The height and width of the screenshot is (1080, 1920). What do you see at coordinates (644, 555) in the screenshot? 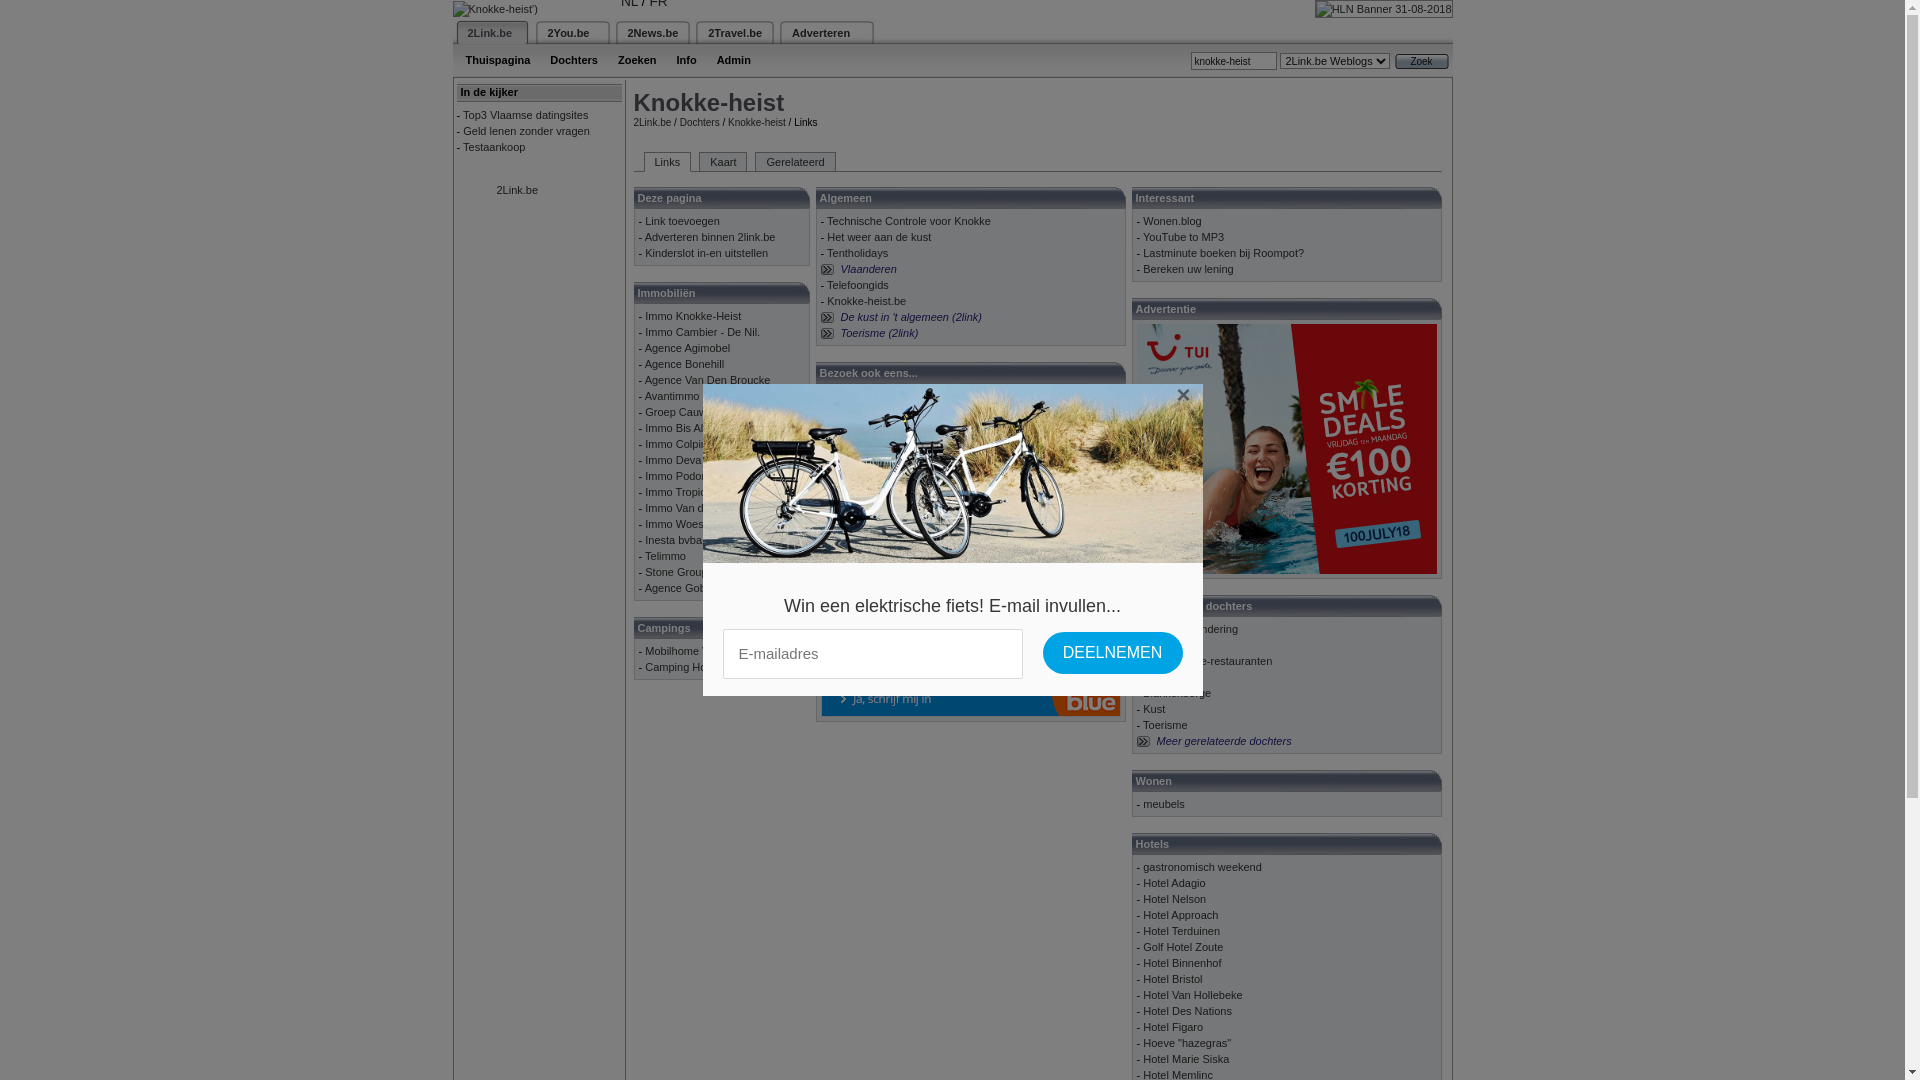
I see `'Telimmo'` at bounding box center [644, 555].